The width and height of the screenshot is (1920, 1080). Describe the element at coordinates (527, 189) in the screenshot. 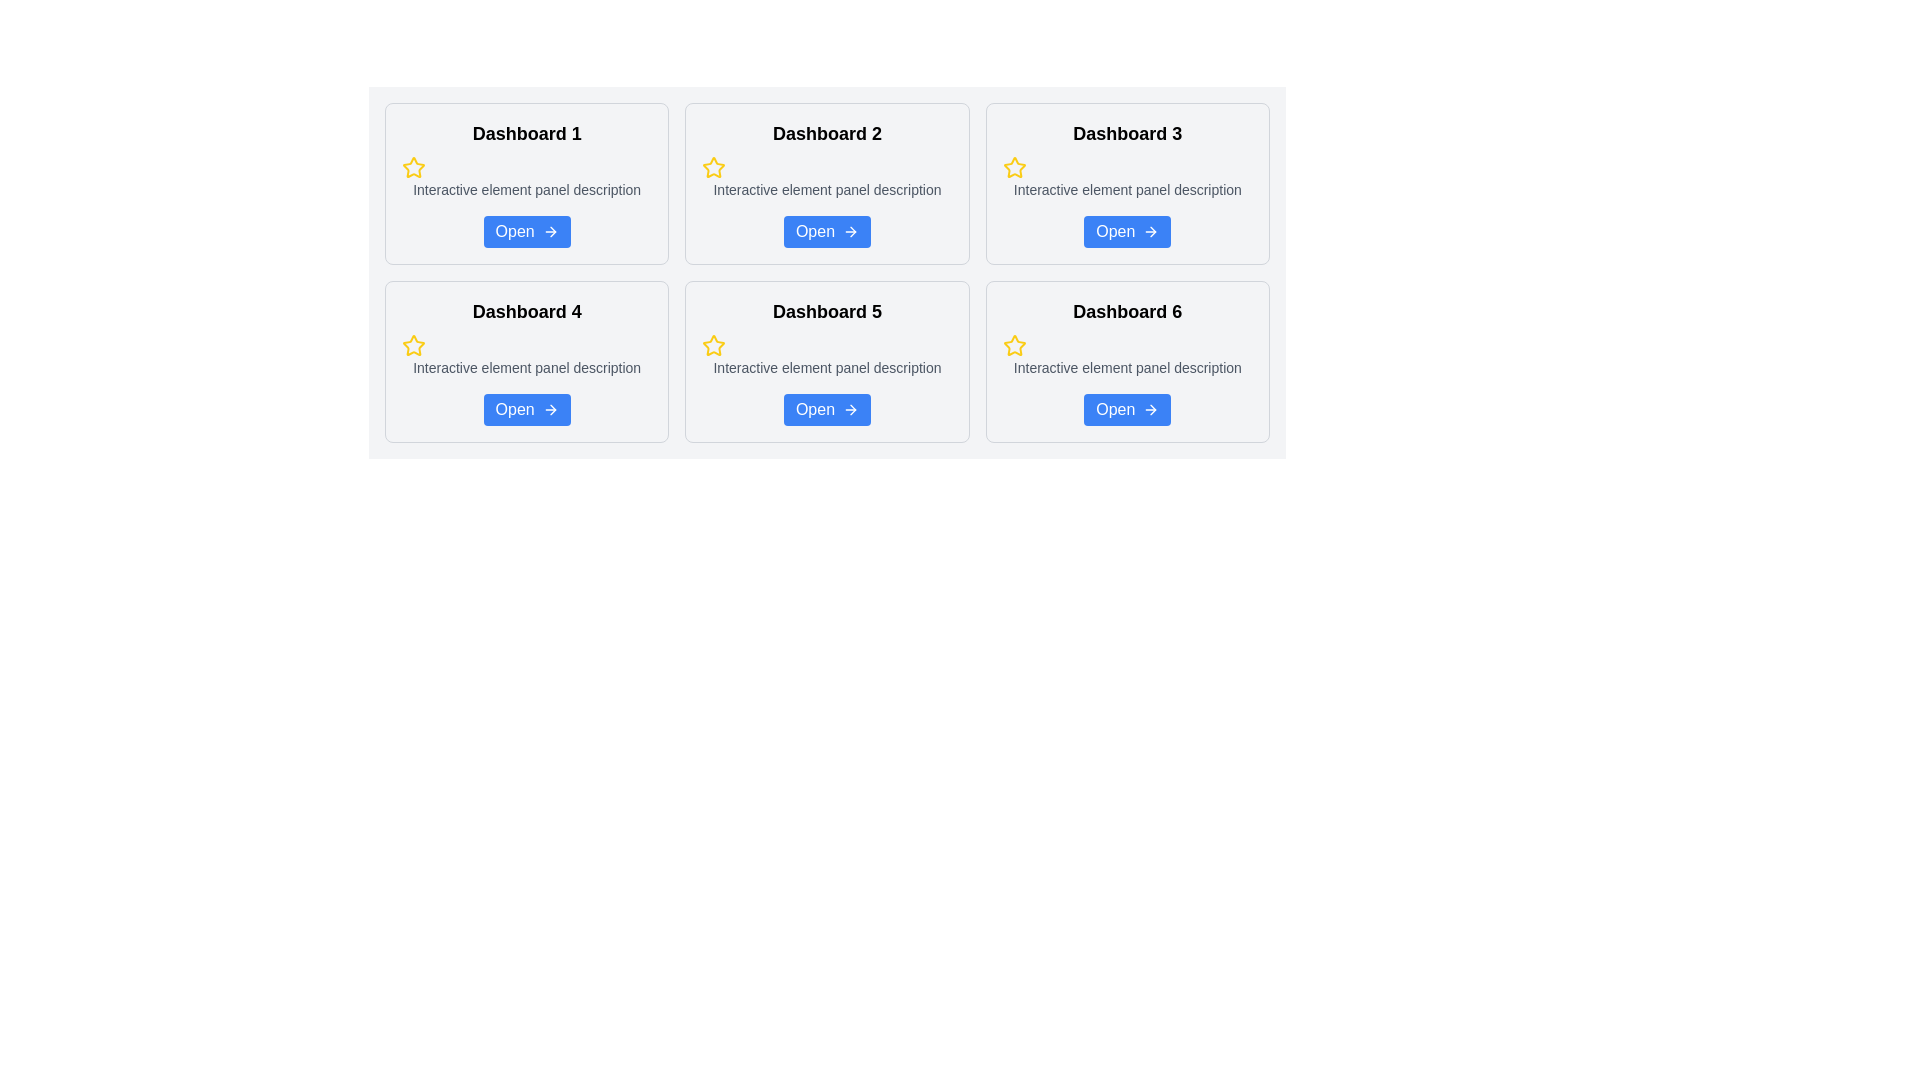

I see `the static text element displaying 'Interactive element panel description' located below 'Dashboard 1' and above the 'Open' button` at that location.